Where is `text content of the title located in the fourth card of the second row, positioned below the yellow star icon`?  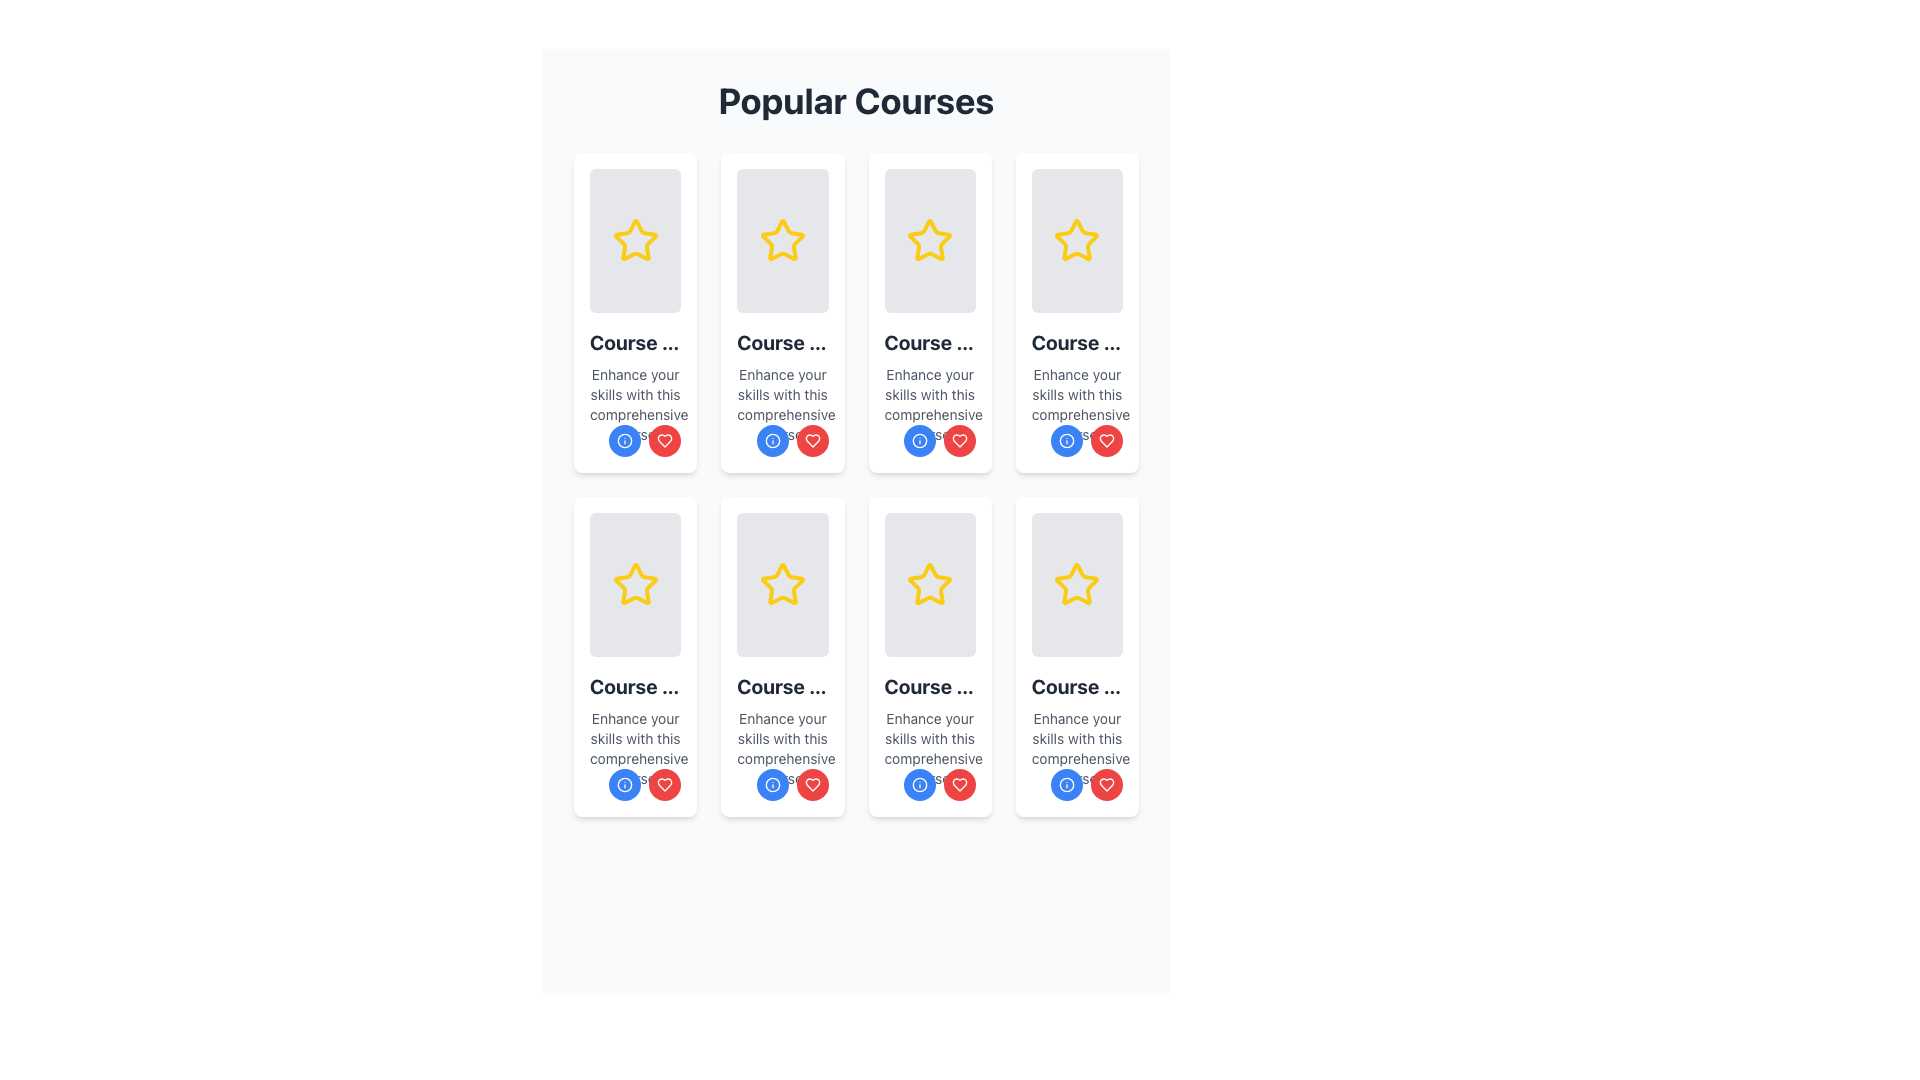
text content of the title located in the fourth card of the second row, positioned below the yellow star icon is located at coordinates (1076, 685).